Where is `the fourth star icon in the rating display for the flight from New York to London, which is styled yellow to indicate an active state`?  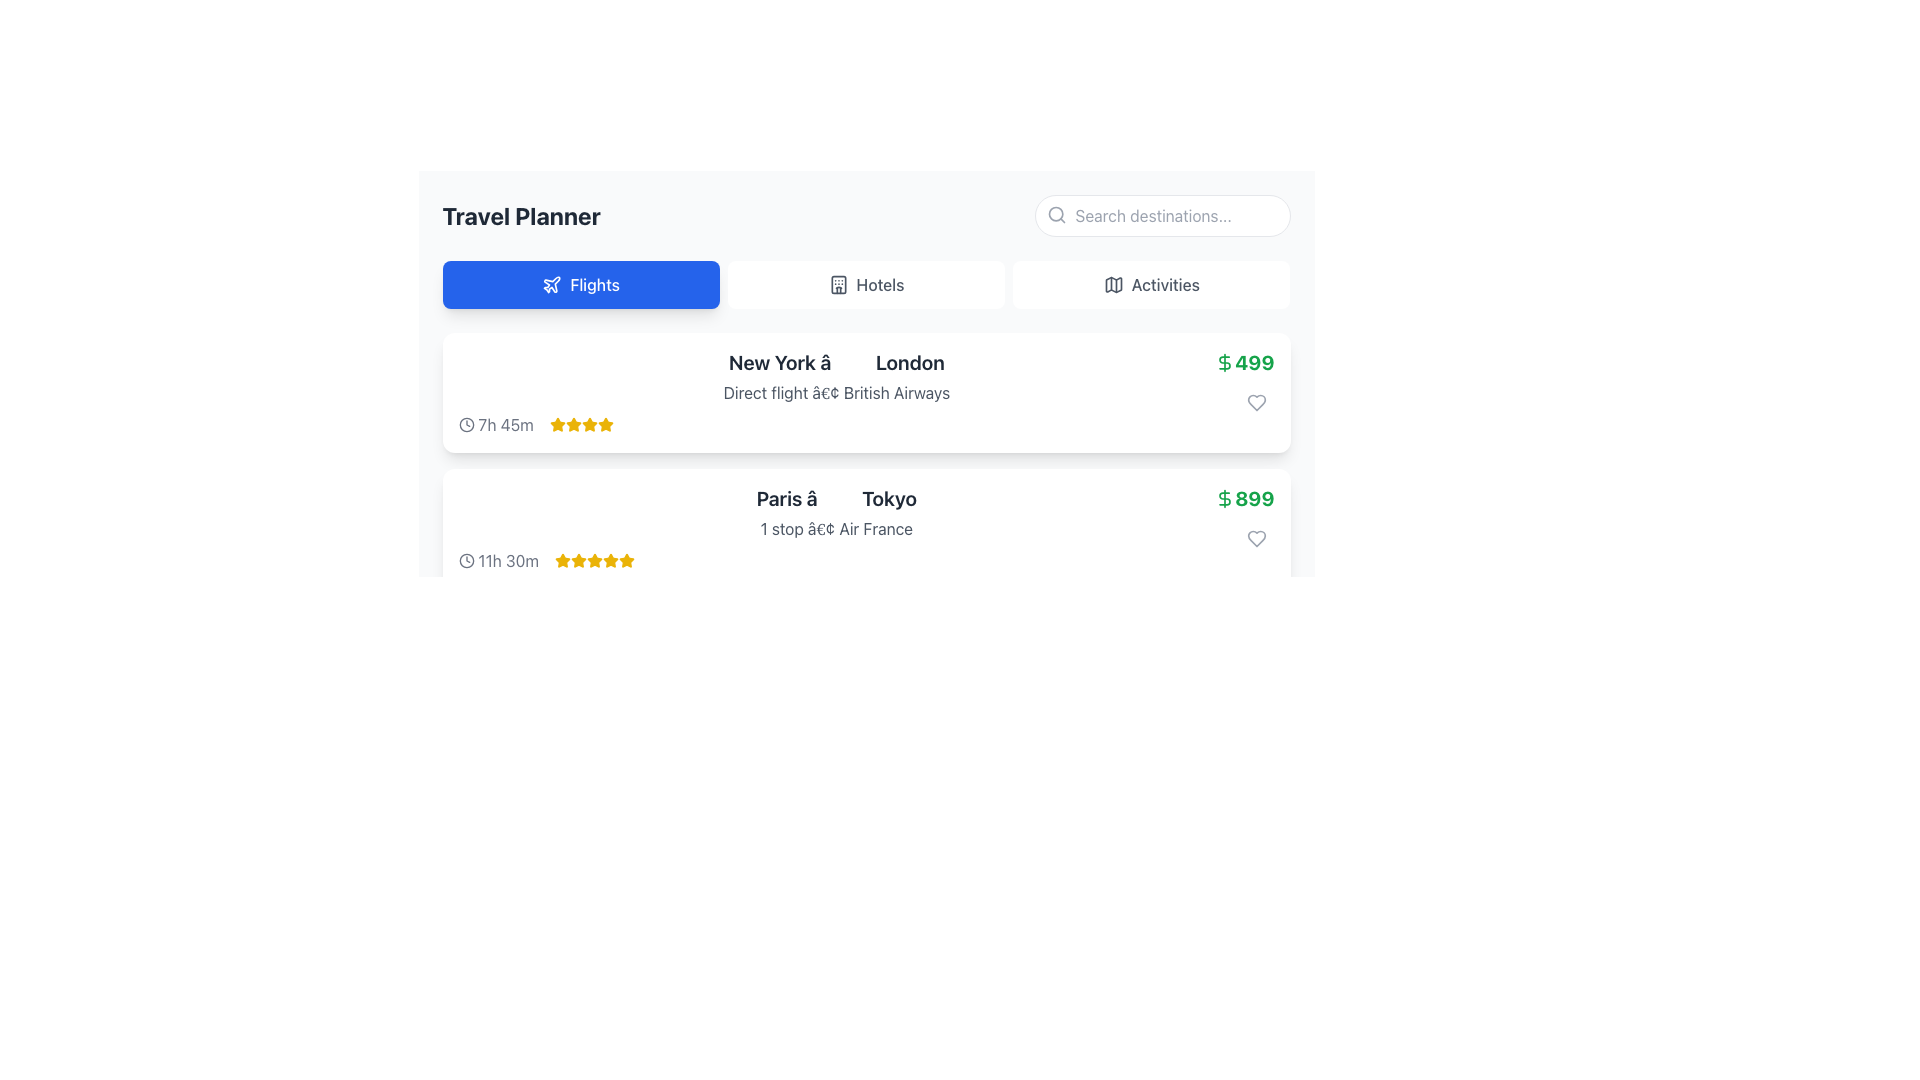
the fourth star icon in the rating display for the flight from New York to London, which is styled yellow to indicate an active state is located at coordinates (588, 423).